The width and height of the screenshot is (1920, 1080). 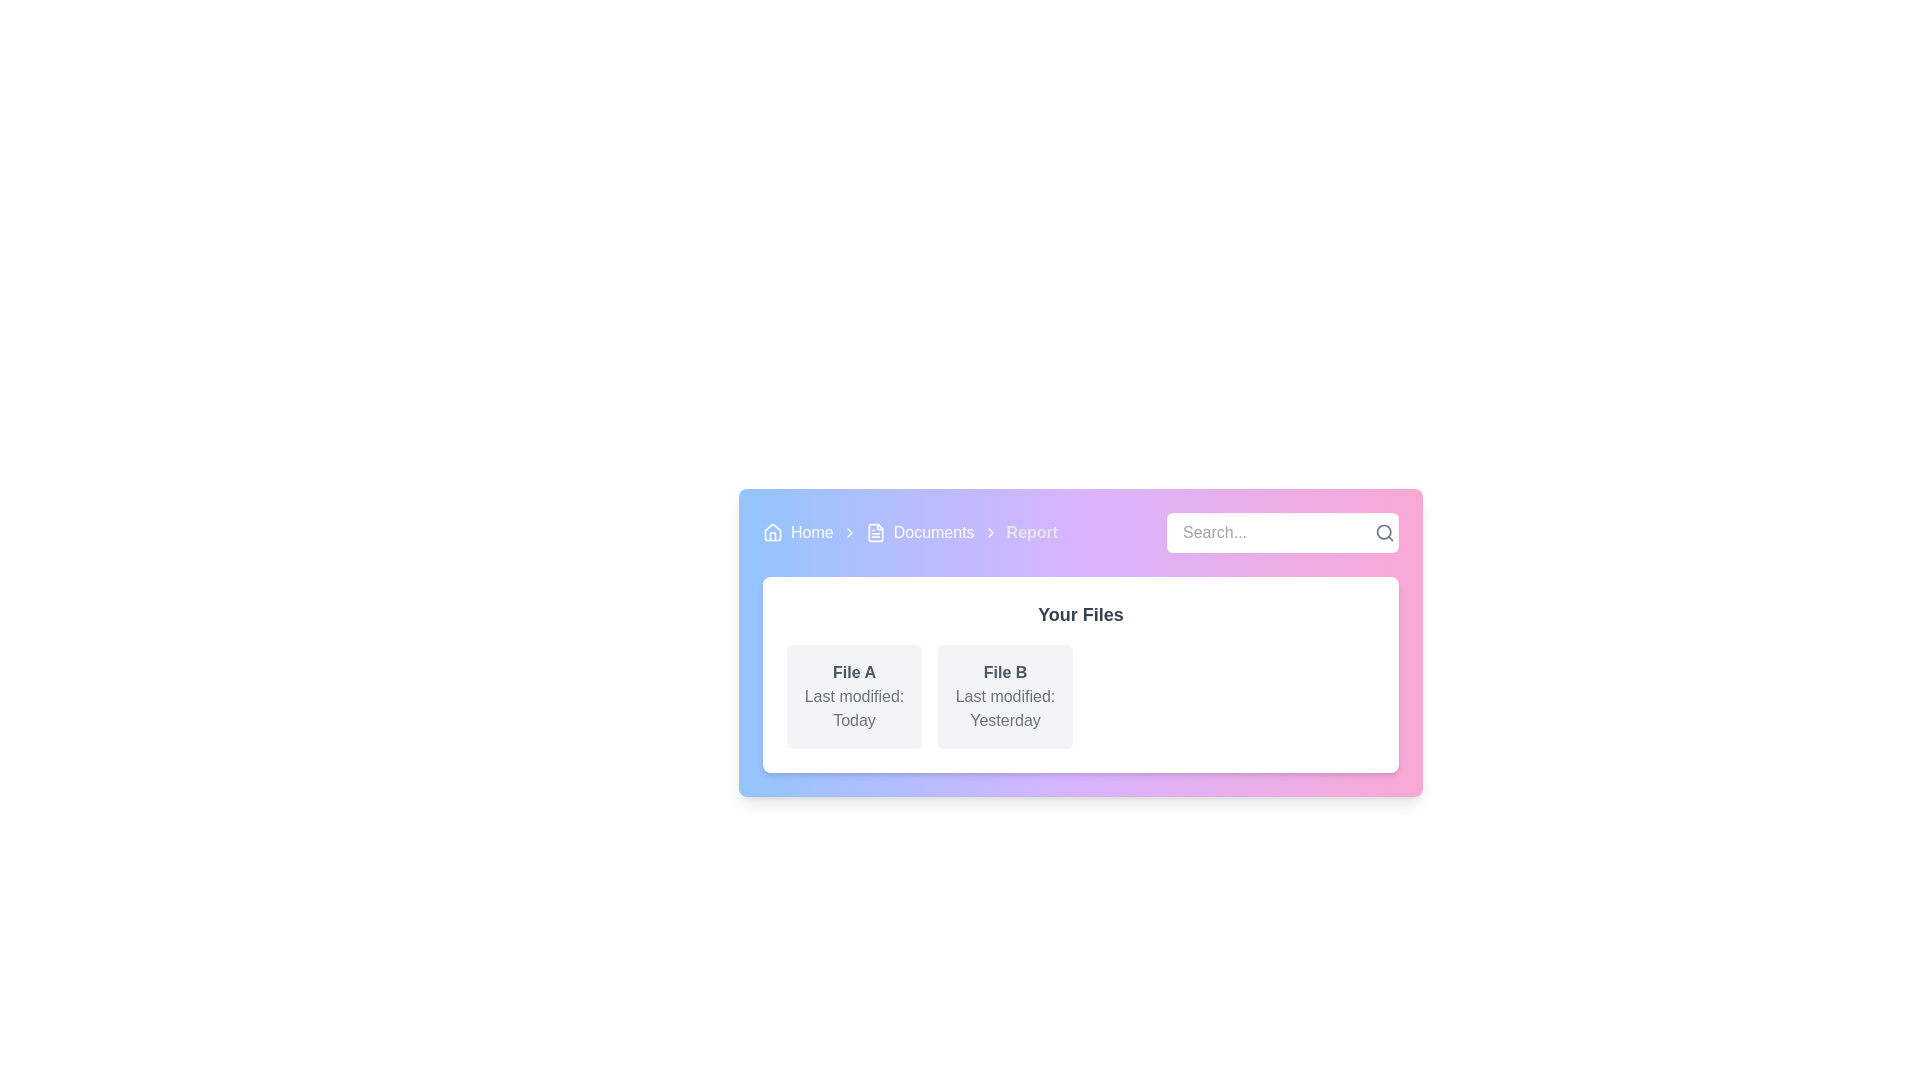 I want to click on the 'Report' label, which is the last item in the breadcrumb navigation bar, displayed in bold light gray font against a gradient background, so click(x=1032, y=531).